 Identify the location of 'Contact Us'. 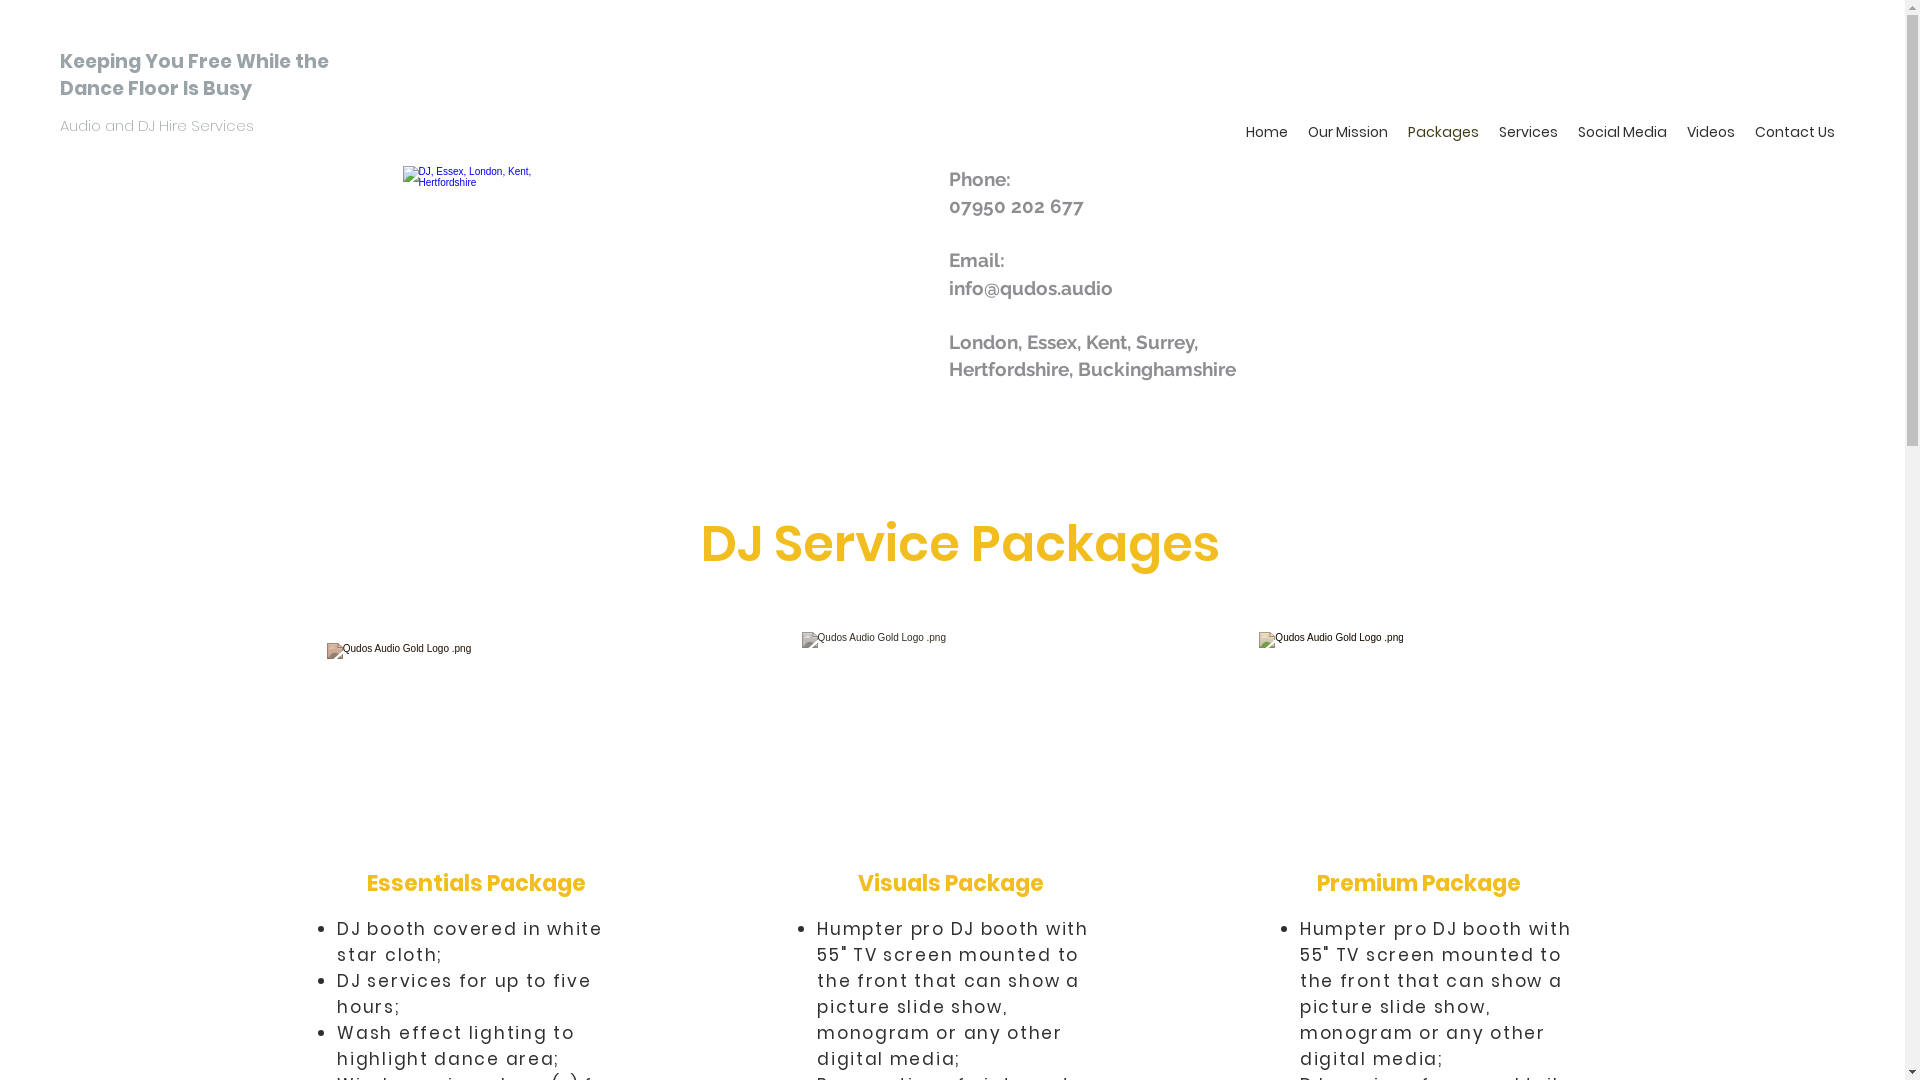
(1795, 131).